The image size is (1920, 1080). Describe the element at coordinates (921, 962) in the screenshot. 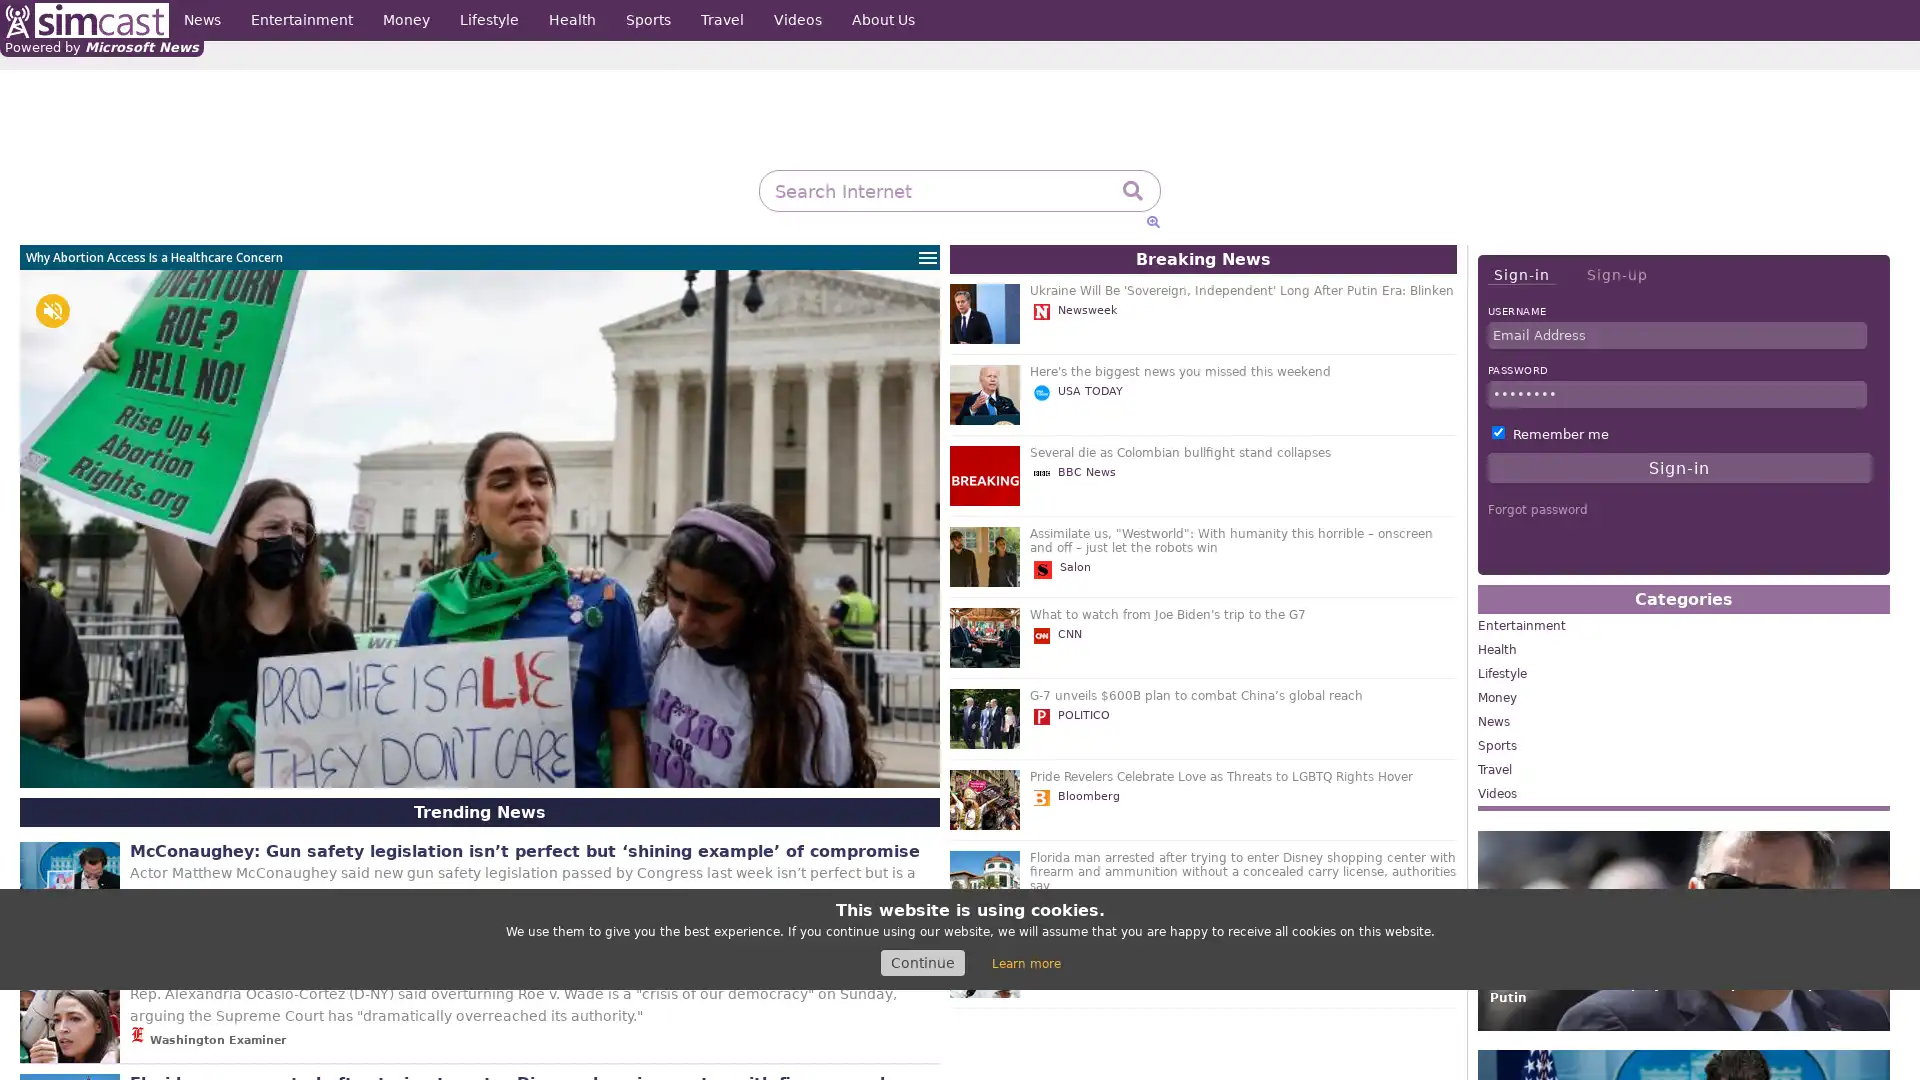

I see `Continue` at that location.